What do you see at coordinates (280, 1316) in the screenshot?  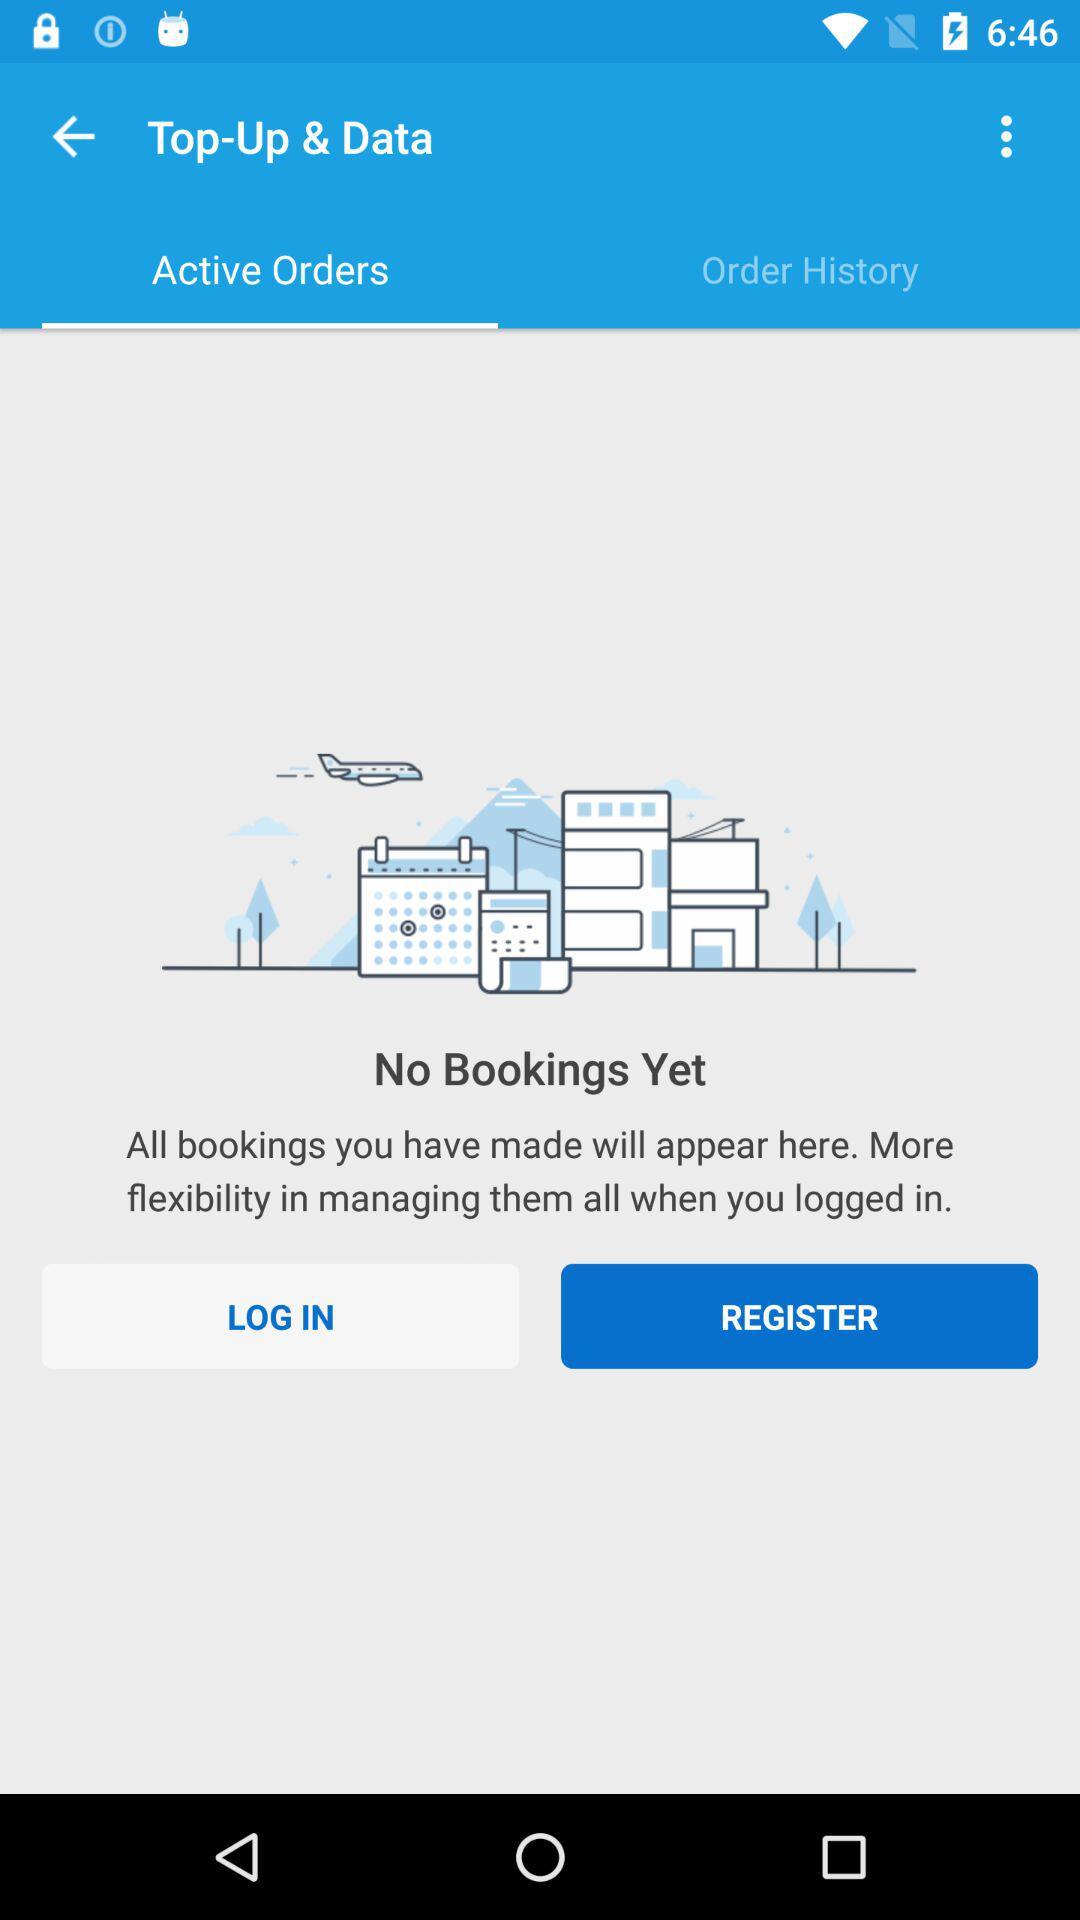 I see `icon below all bookings you icon` at bounding box center [280, 1316].